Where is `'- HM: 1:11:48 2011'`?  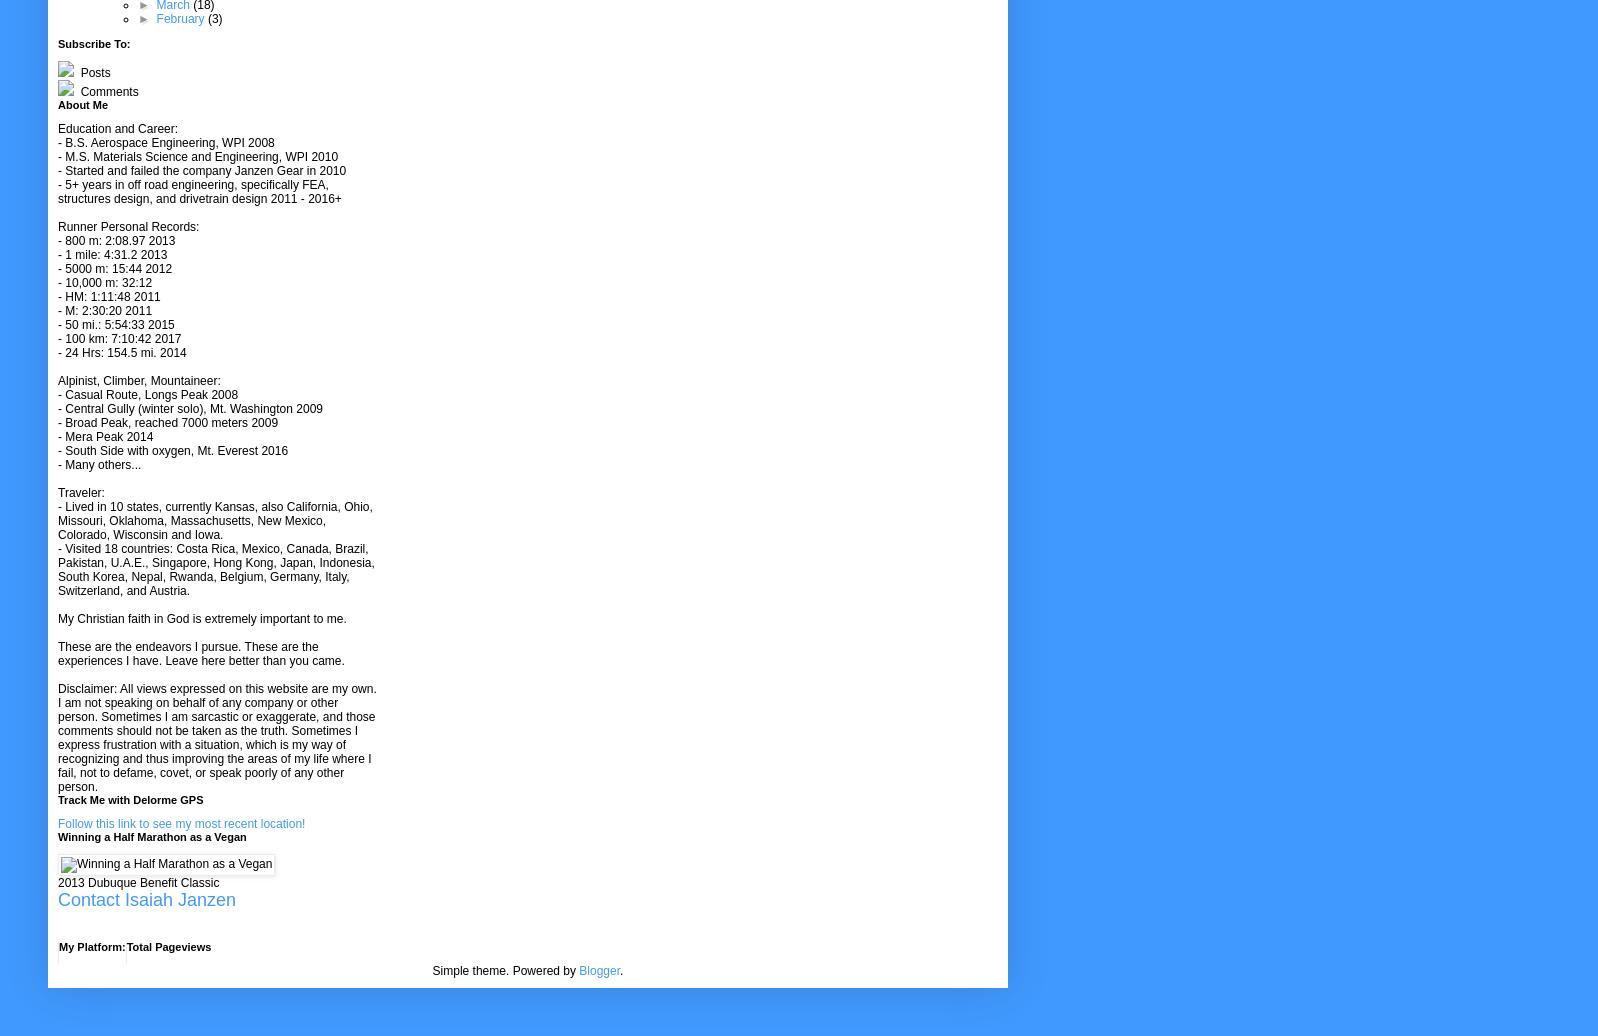 '- HM: 1:11:48 2011' is located at coordinates (57, 297).